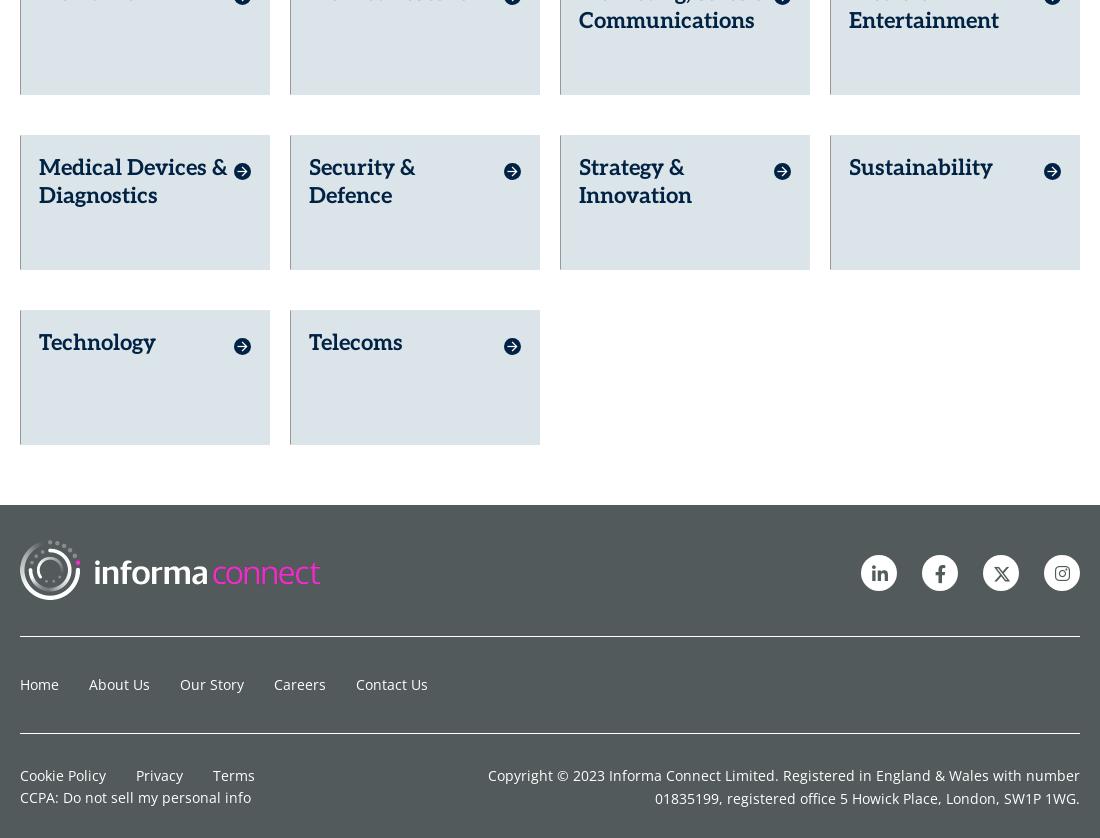  I want to click on 'Cookie Policy', so click(62, 544).